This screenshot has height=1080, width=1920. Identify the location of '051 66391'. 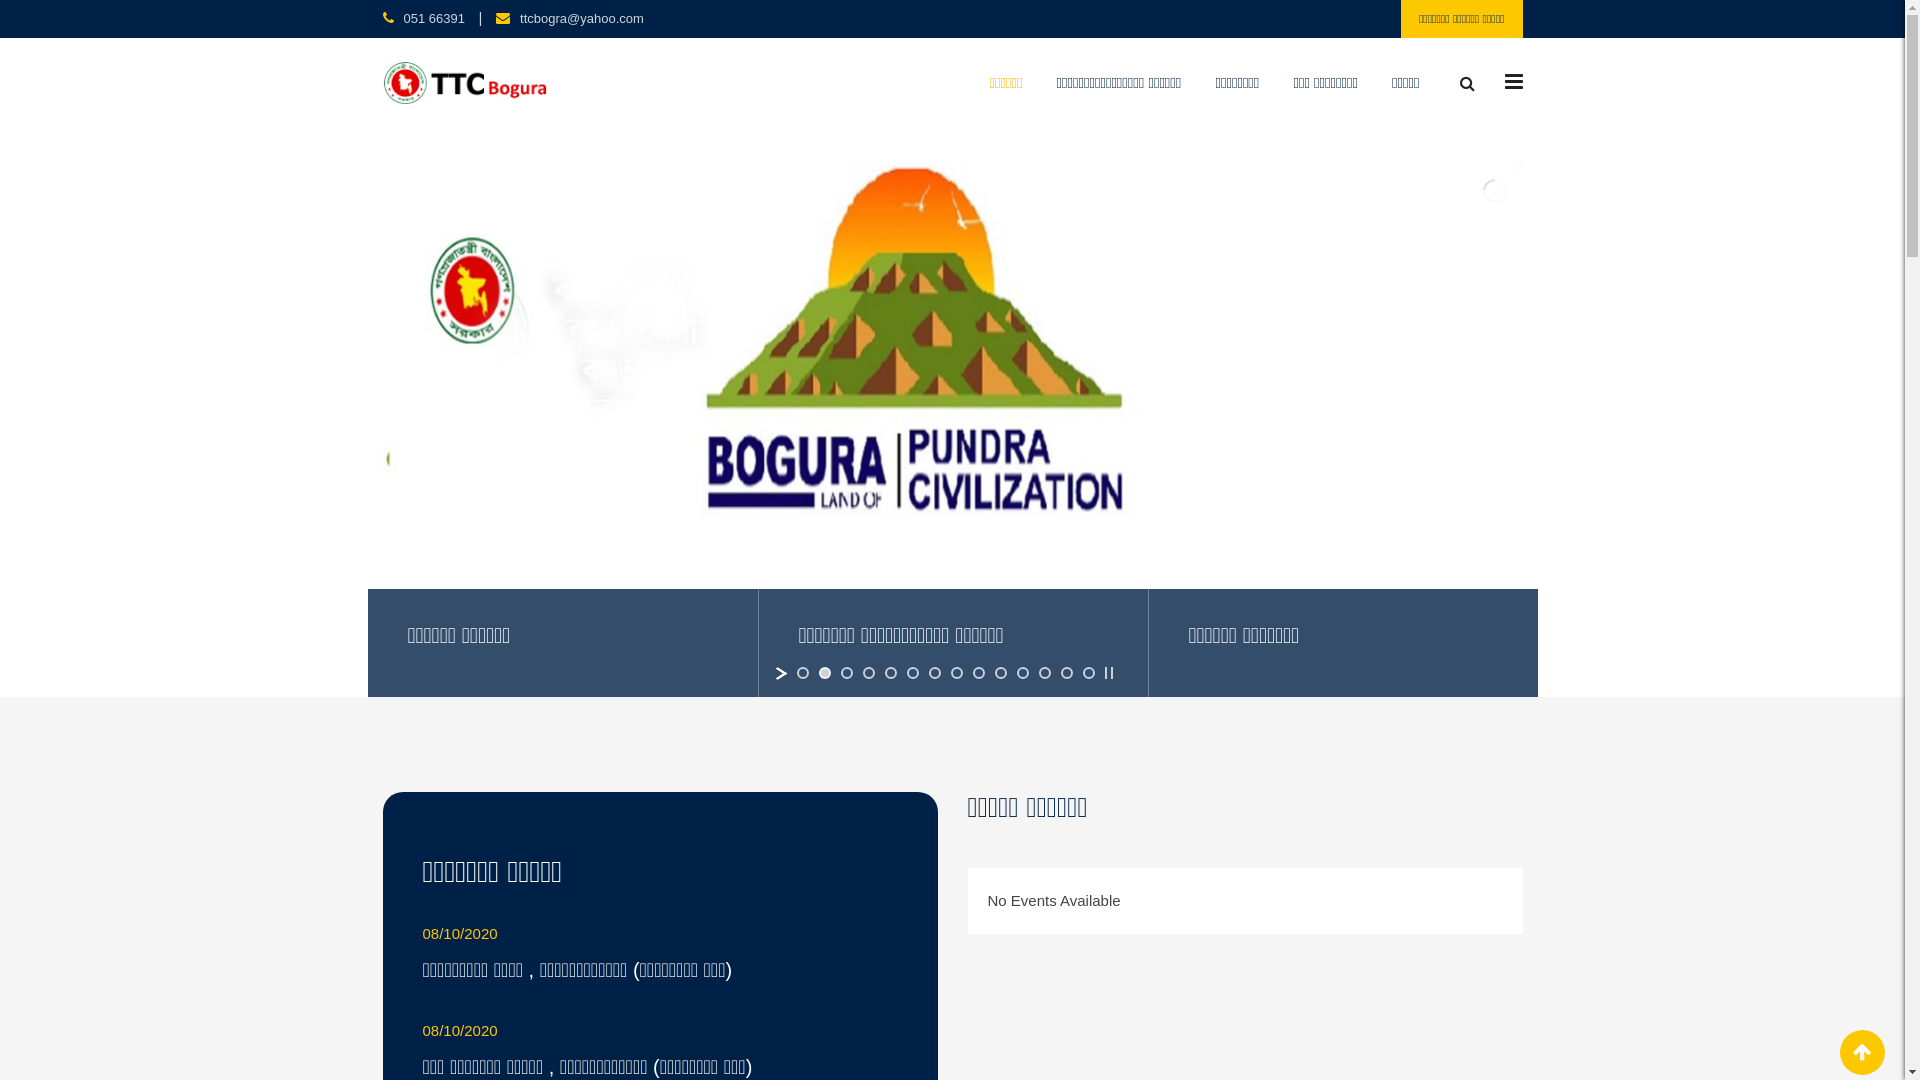
(433, 18).